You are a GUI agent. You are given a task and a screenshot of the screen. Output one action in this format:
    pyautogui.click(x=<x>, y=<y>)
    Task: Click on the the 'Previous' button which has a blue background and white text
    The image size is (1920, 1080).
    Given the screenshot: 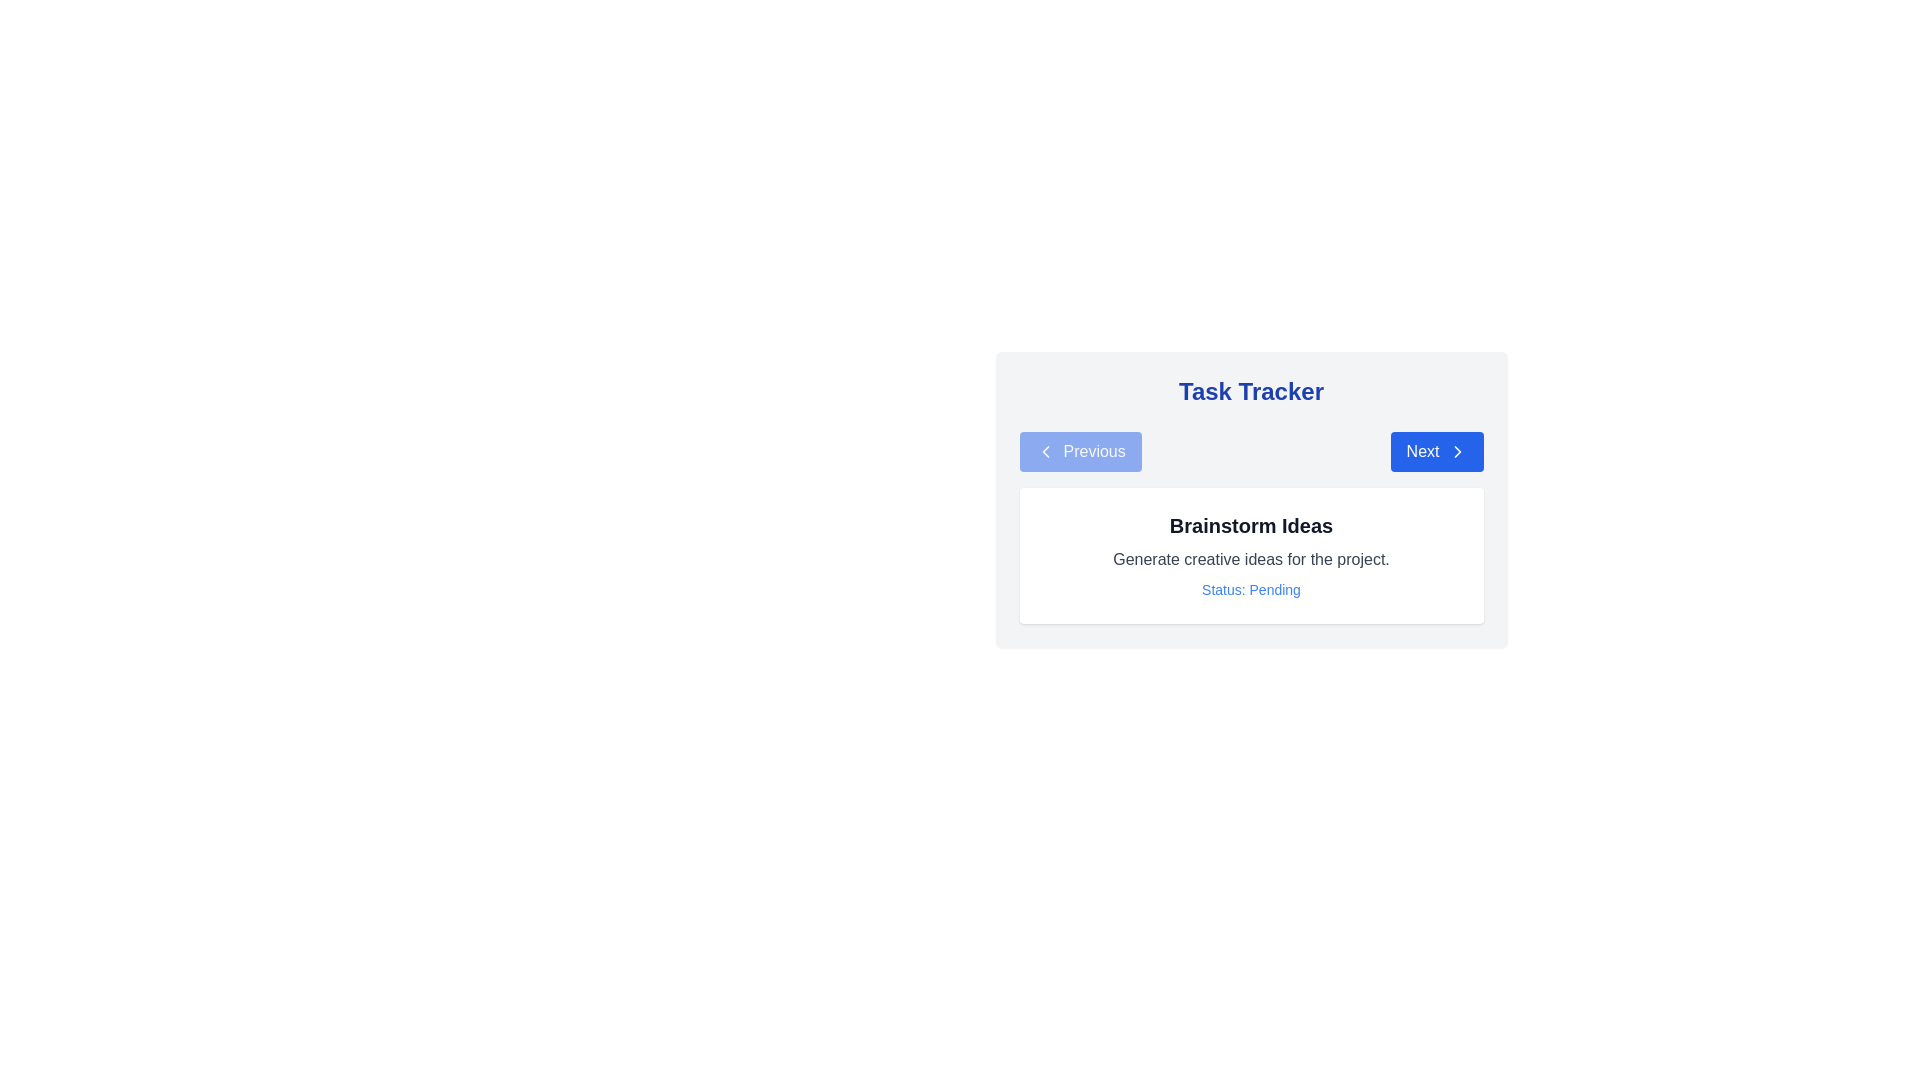 What is the action you would take?
    pyautogui.click(x=1079, y=451)
    